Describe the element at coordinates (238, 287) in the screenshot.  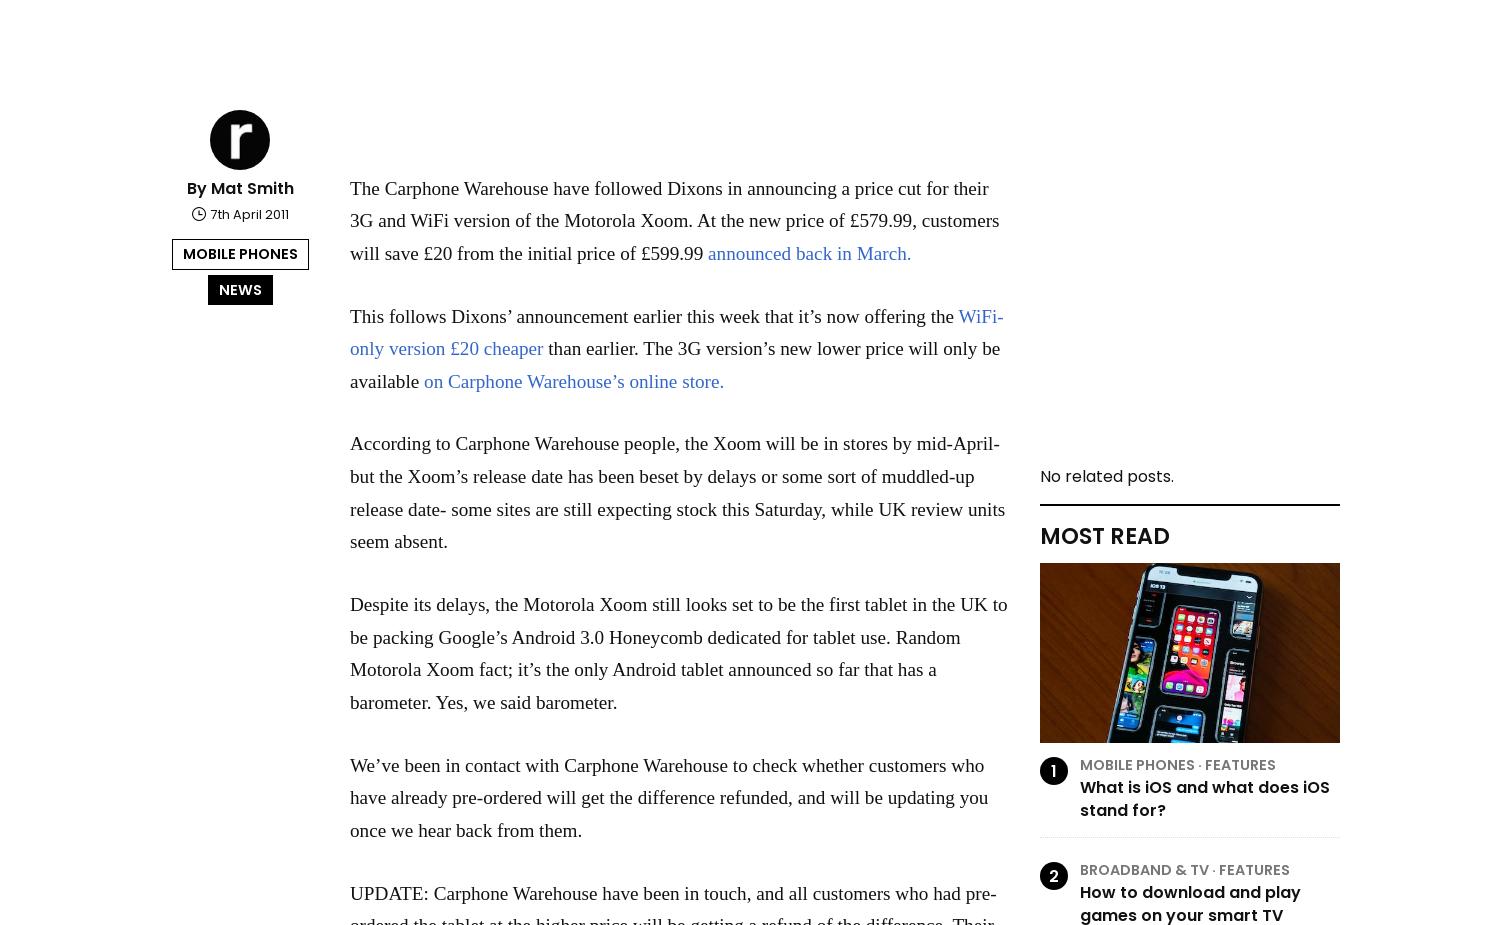
I see `'News'` at that location.